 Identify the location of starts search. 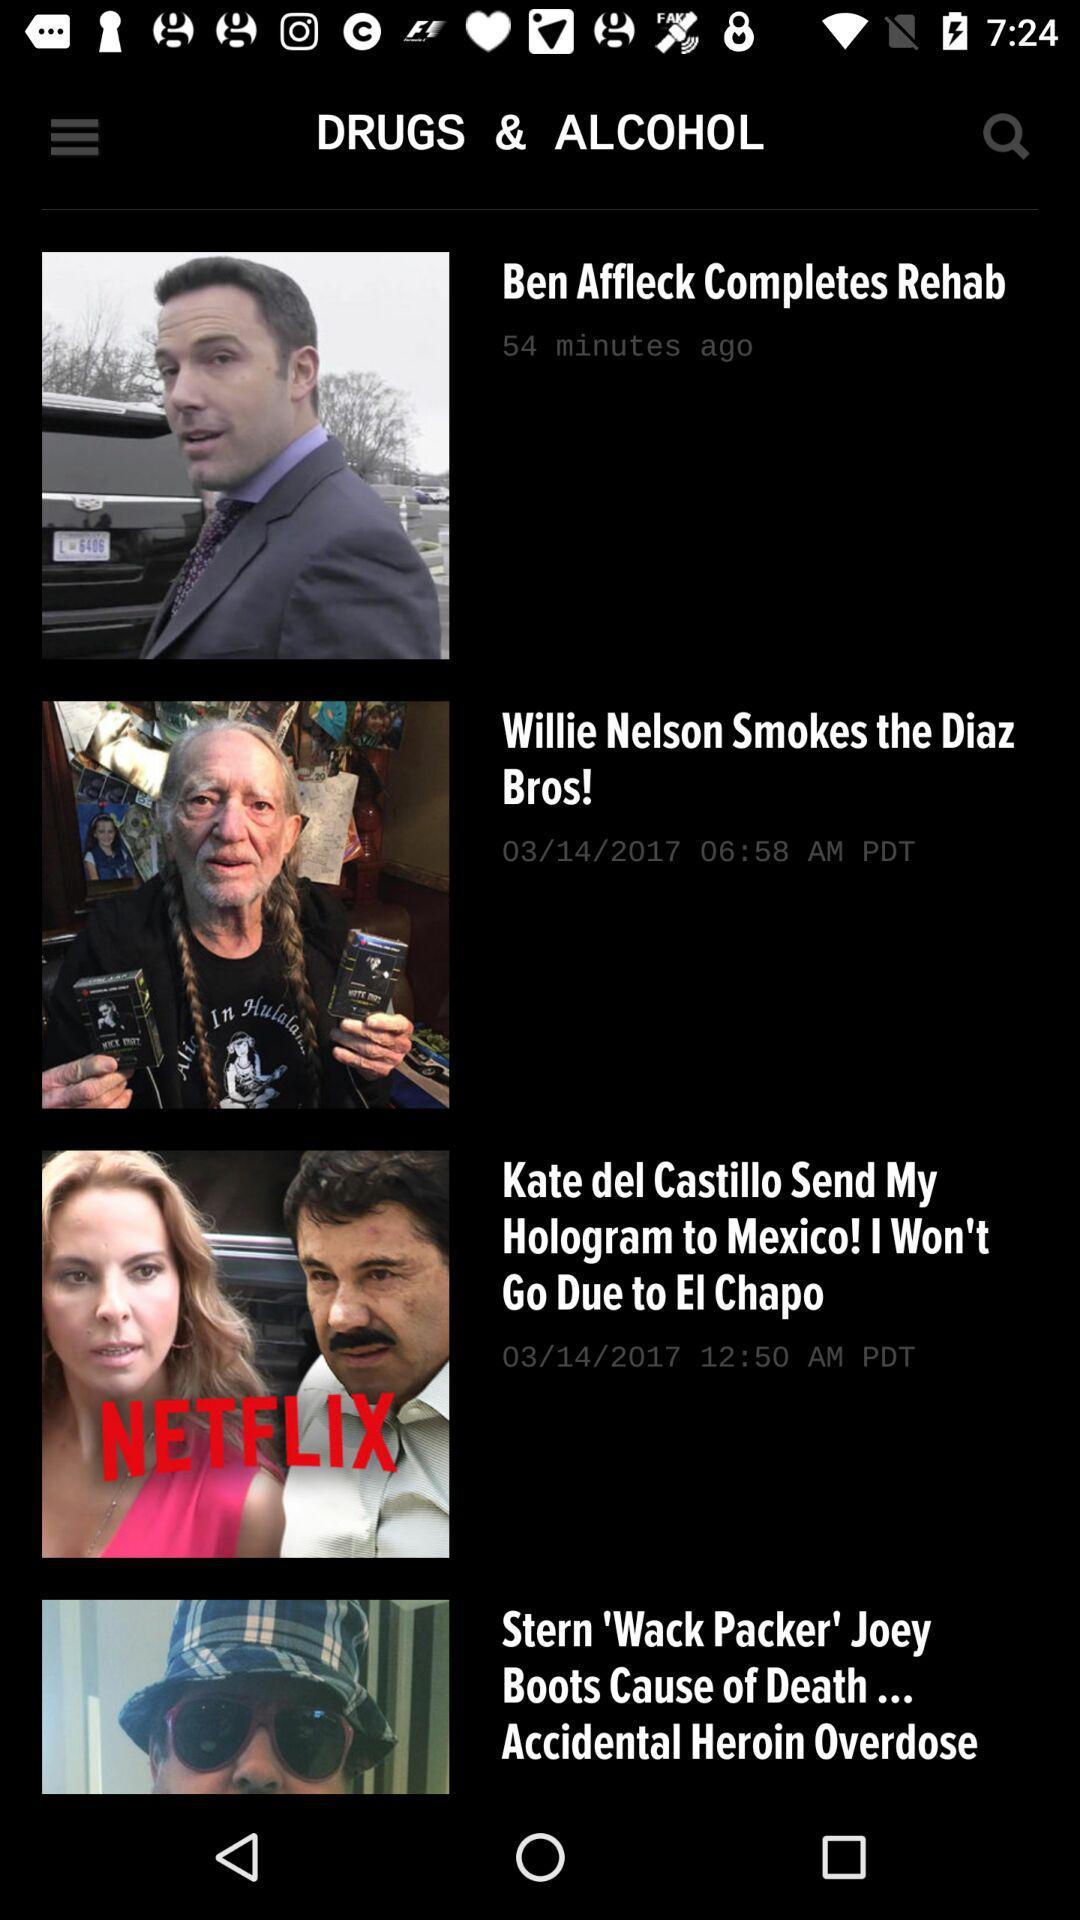
(1005, 135).